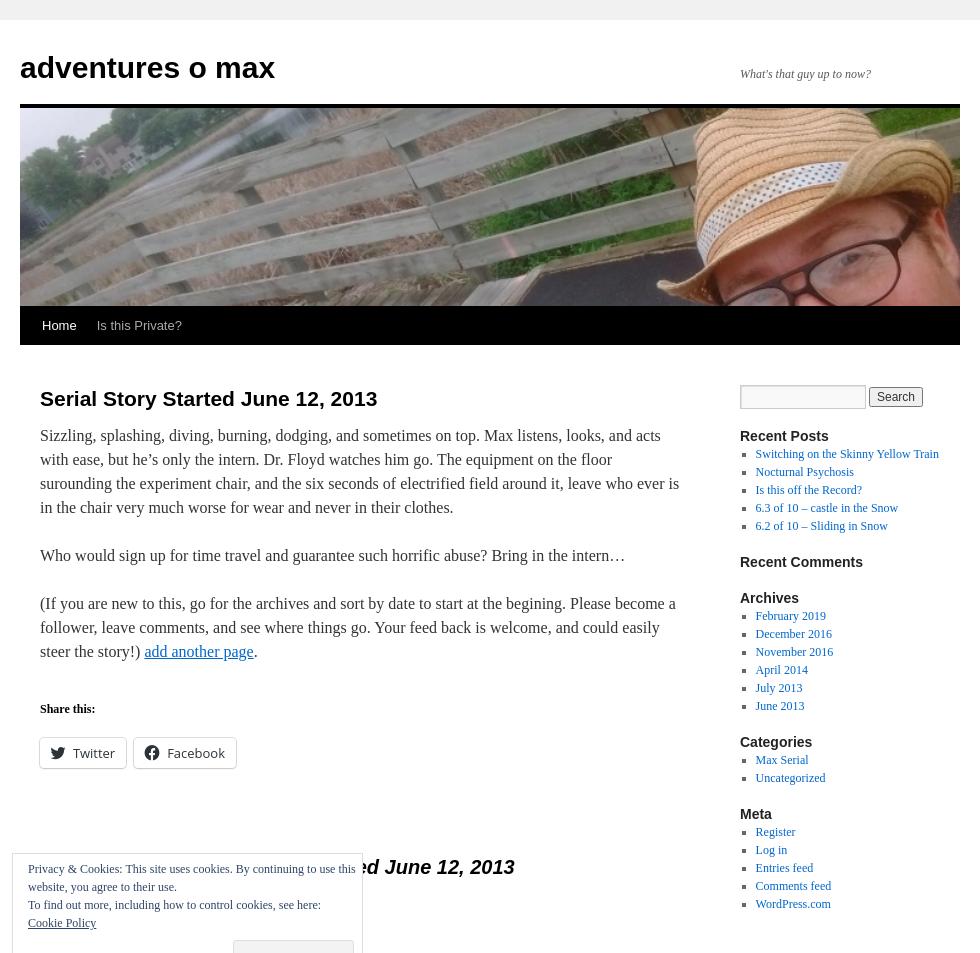 The height and width of the screenshot is (953, 980). I want to click on 'Switching on the Skinny Yellow Train', so click(846, 453).